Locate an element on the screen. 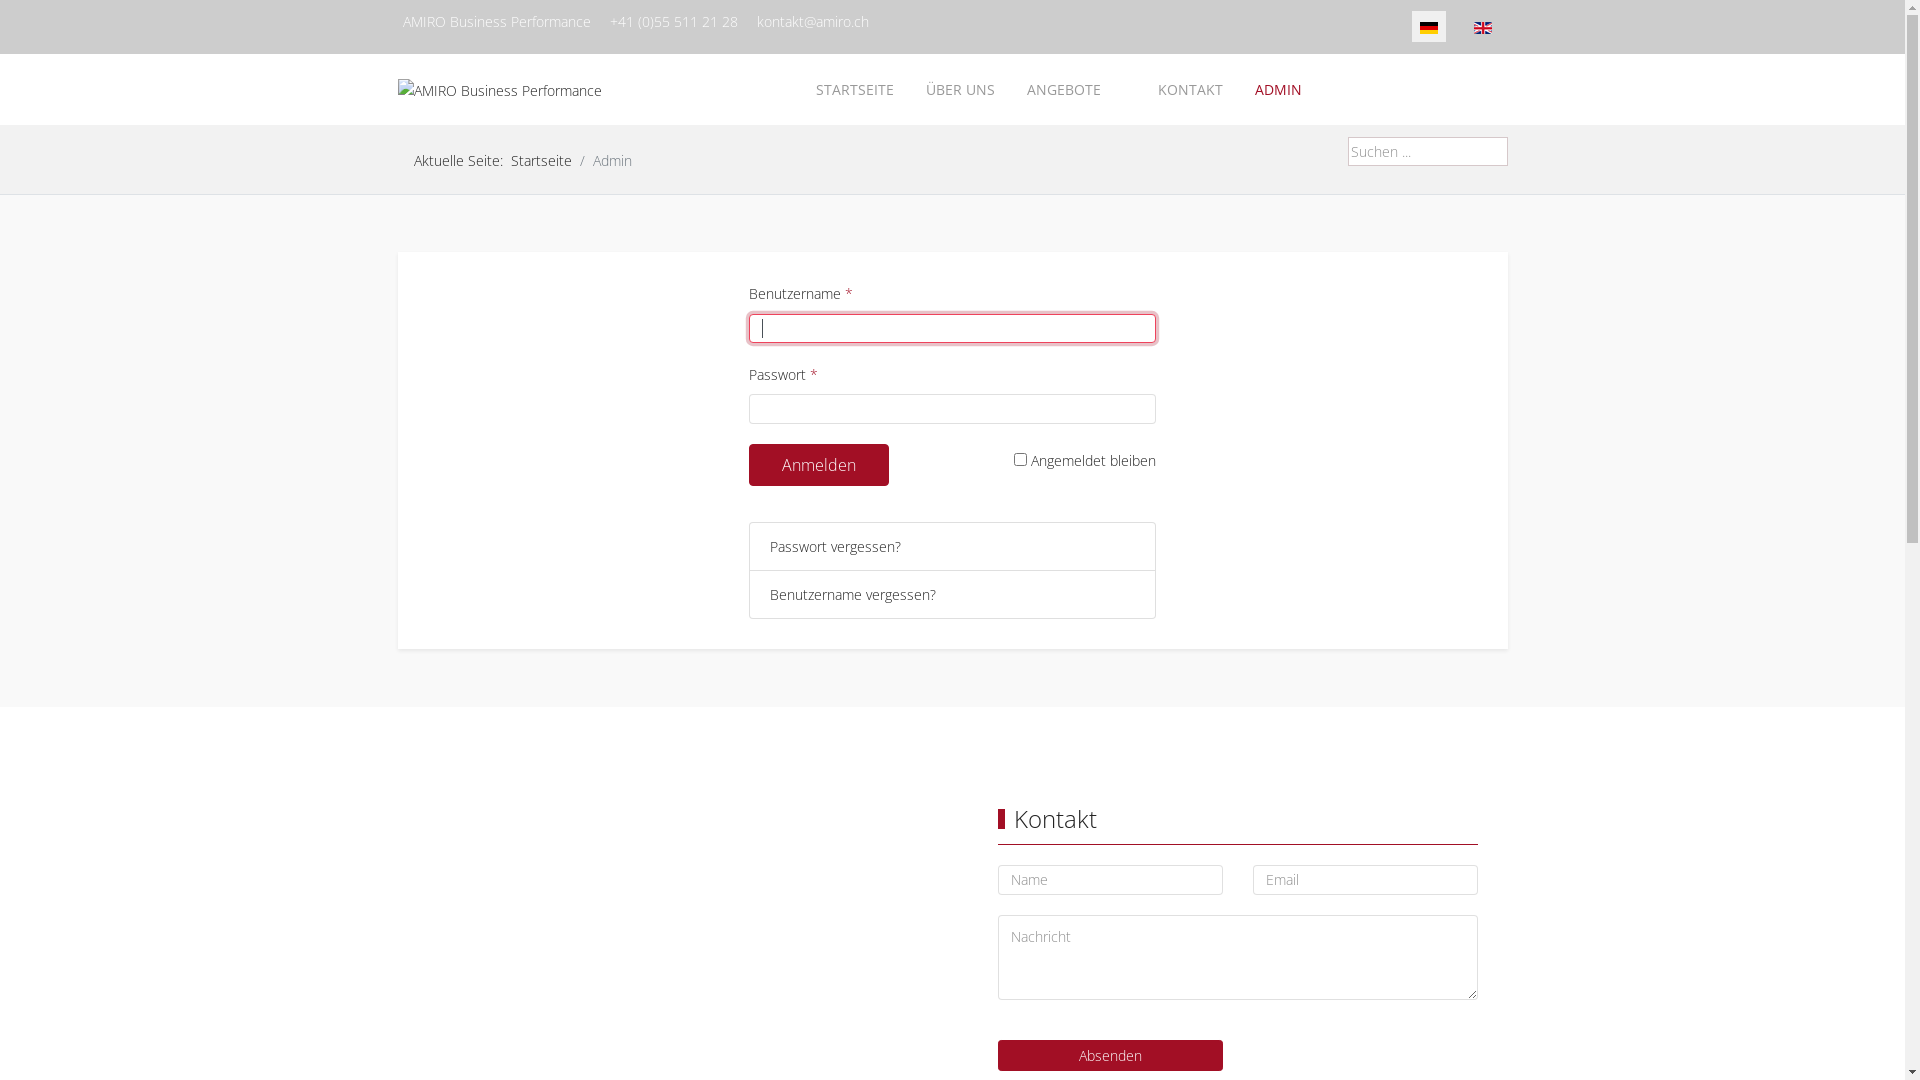  'KONTAKT' is located at coordinates (1190, 88).